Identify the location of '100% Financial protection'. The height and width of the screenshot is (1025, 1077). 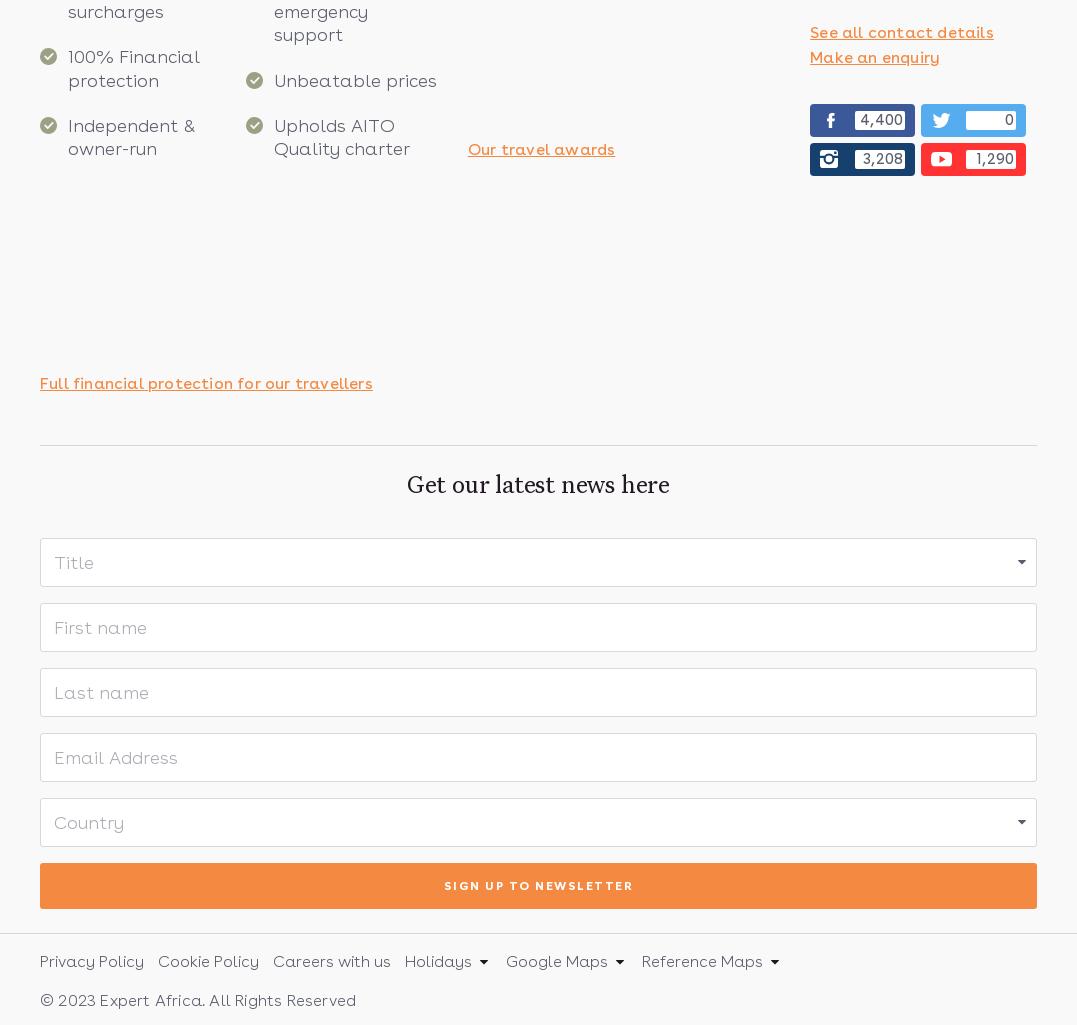
(133, 66).